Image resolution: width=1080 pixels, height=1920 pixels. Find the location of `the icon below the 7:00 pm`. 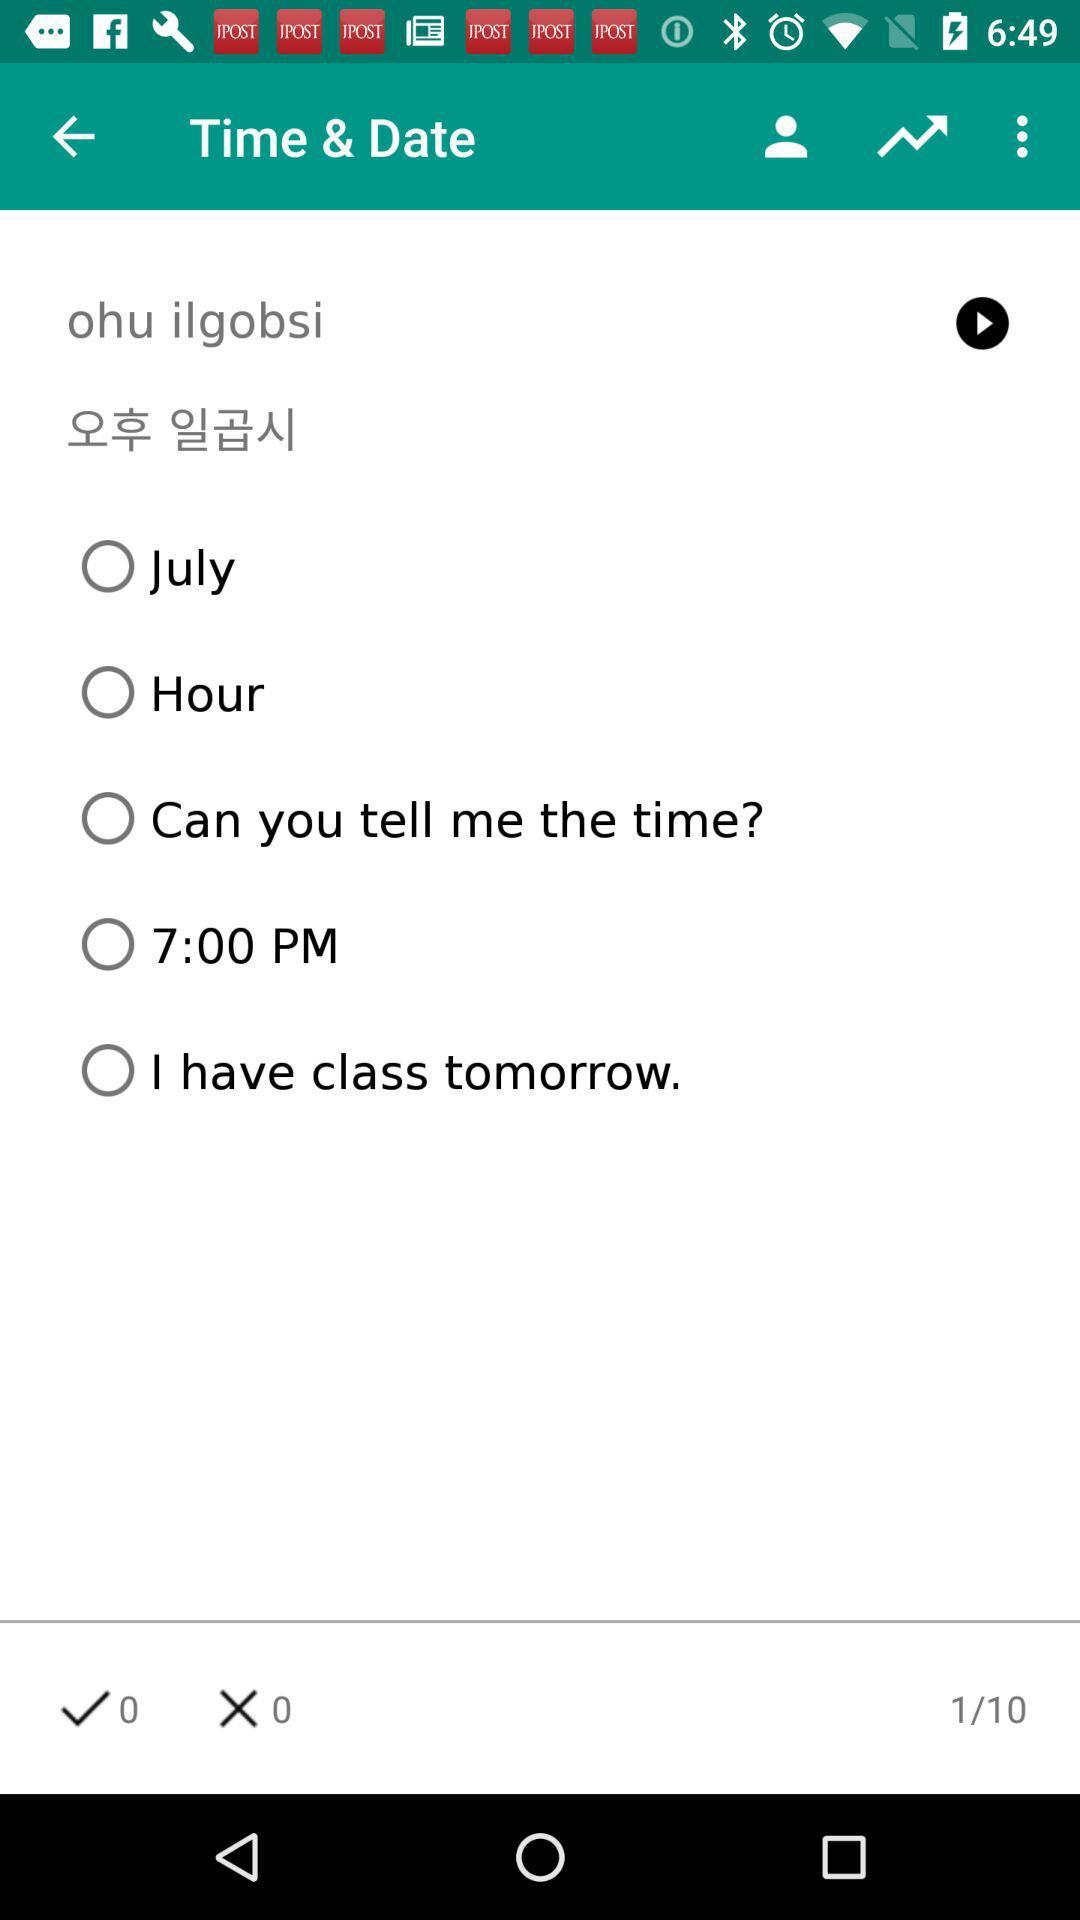

the icon below the 7:00 pm is located at coordinates (547, 1069).